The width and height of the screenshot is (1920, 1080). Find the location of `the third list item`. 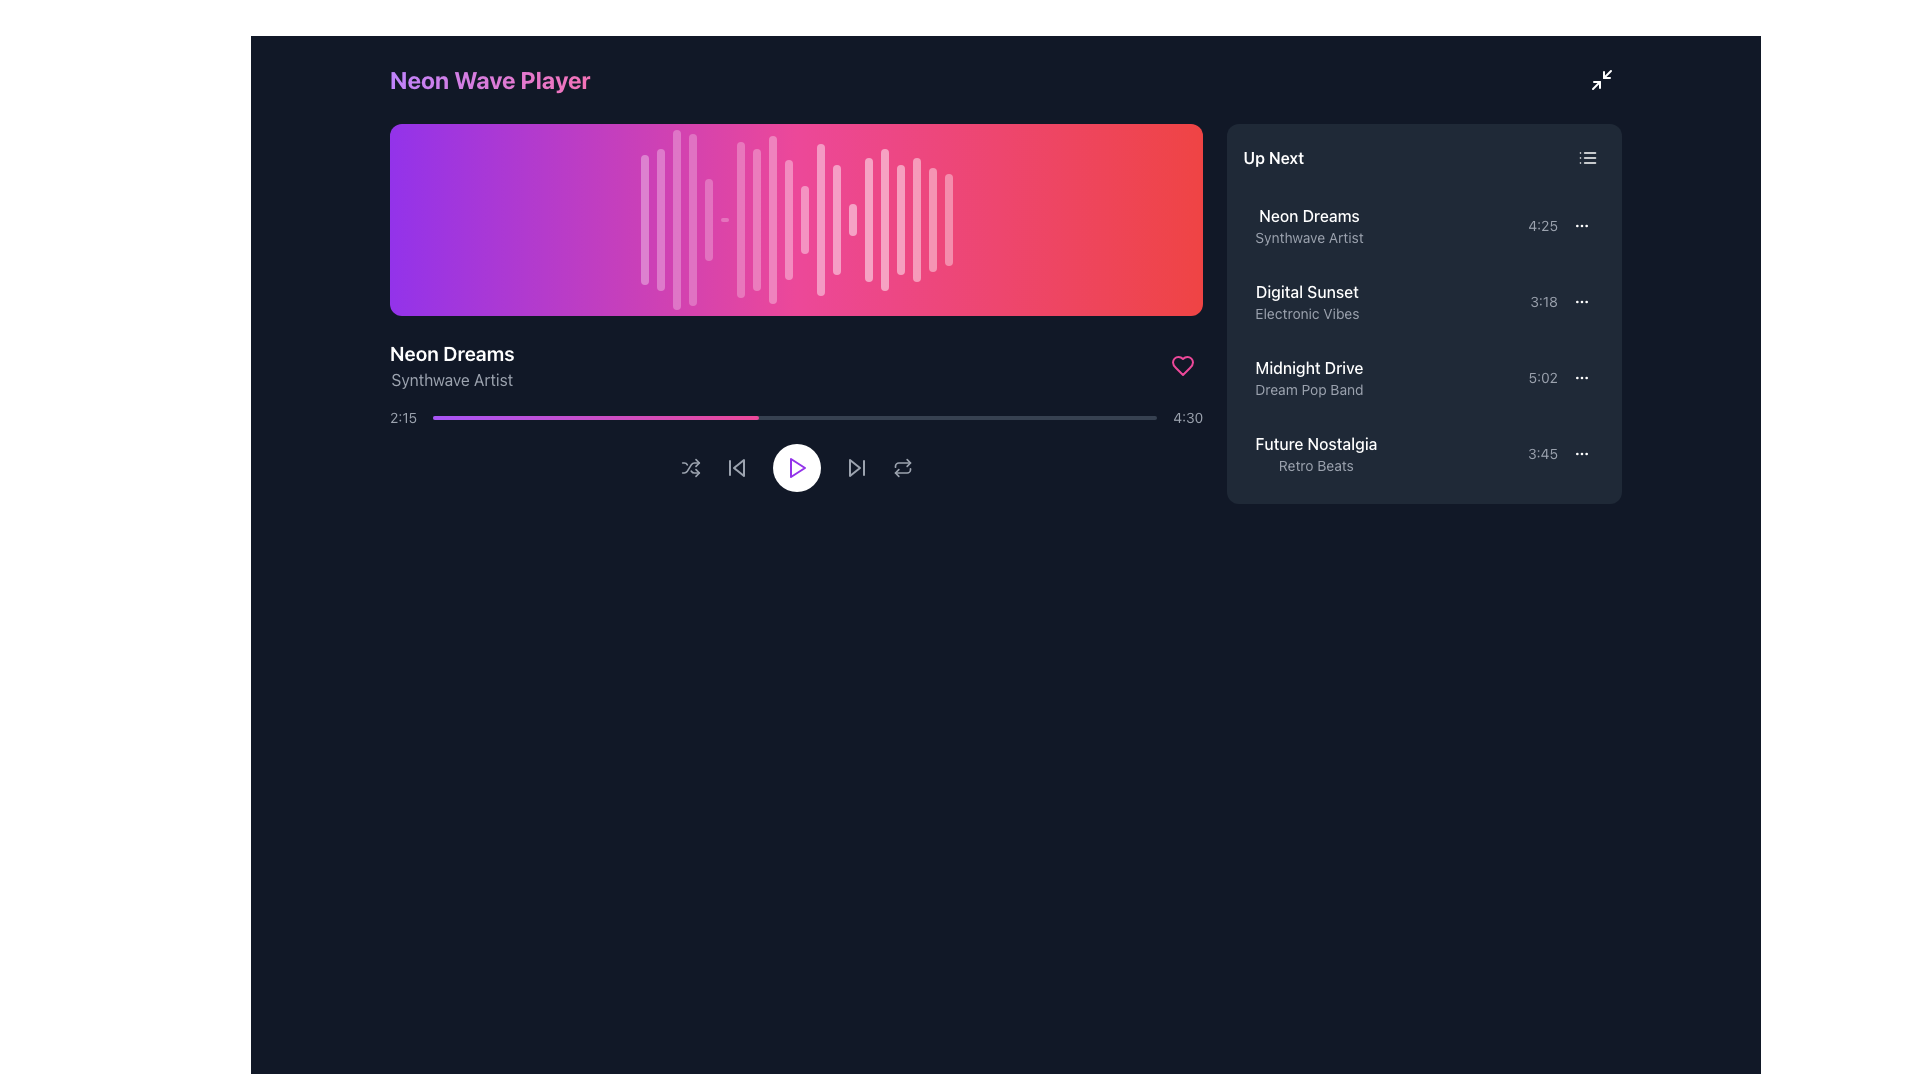

the third list item is located at coordinates (1423, 378).